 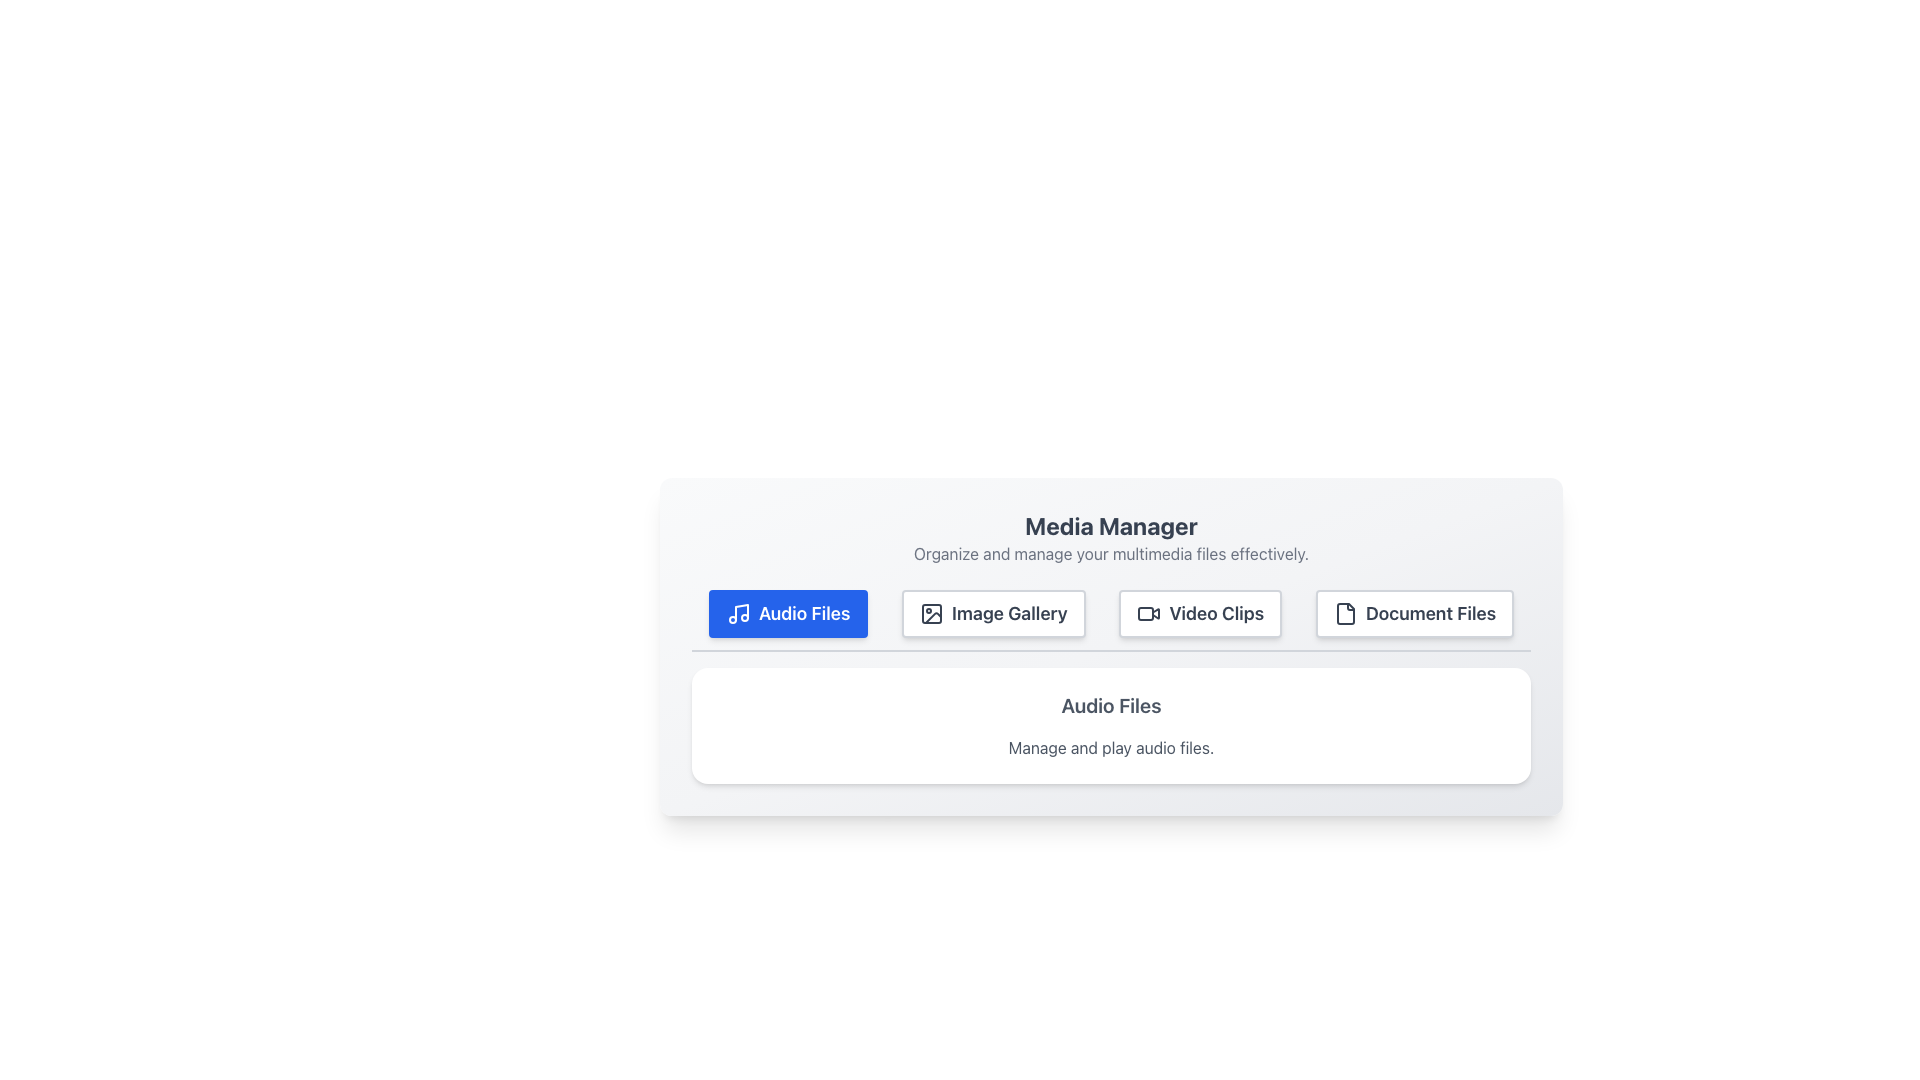 I want to click on the 'Image Gallery' icon, which is located to the left of the button's text and is the second button in a row of four in the central panel, so click(x=931, y=612).